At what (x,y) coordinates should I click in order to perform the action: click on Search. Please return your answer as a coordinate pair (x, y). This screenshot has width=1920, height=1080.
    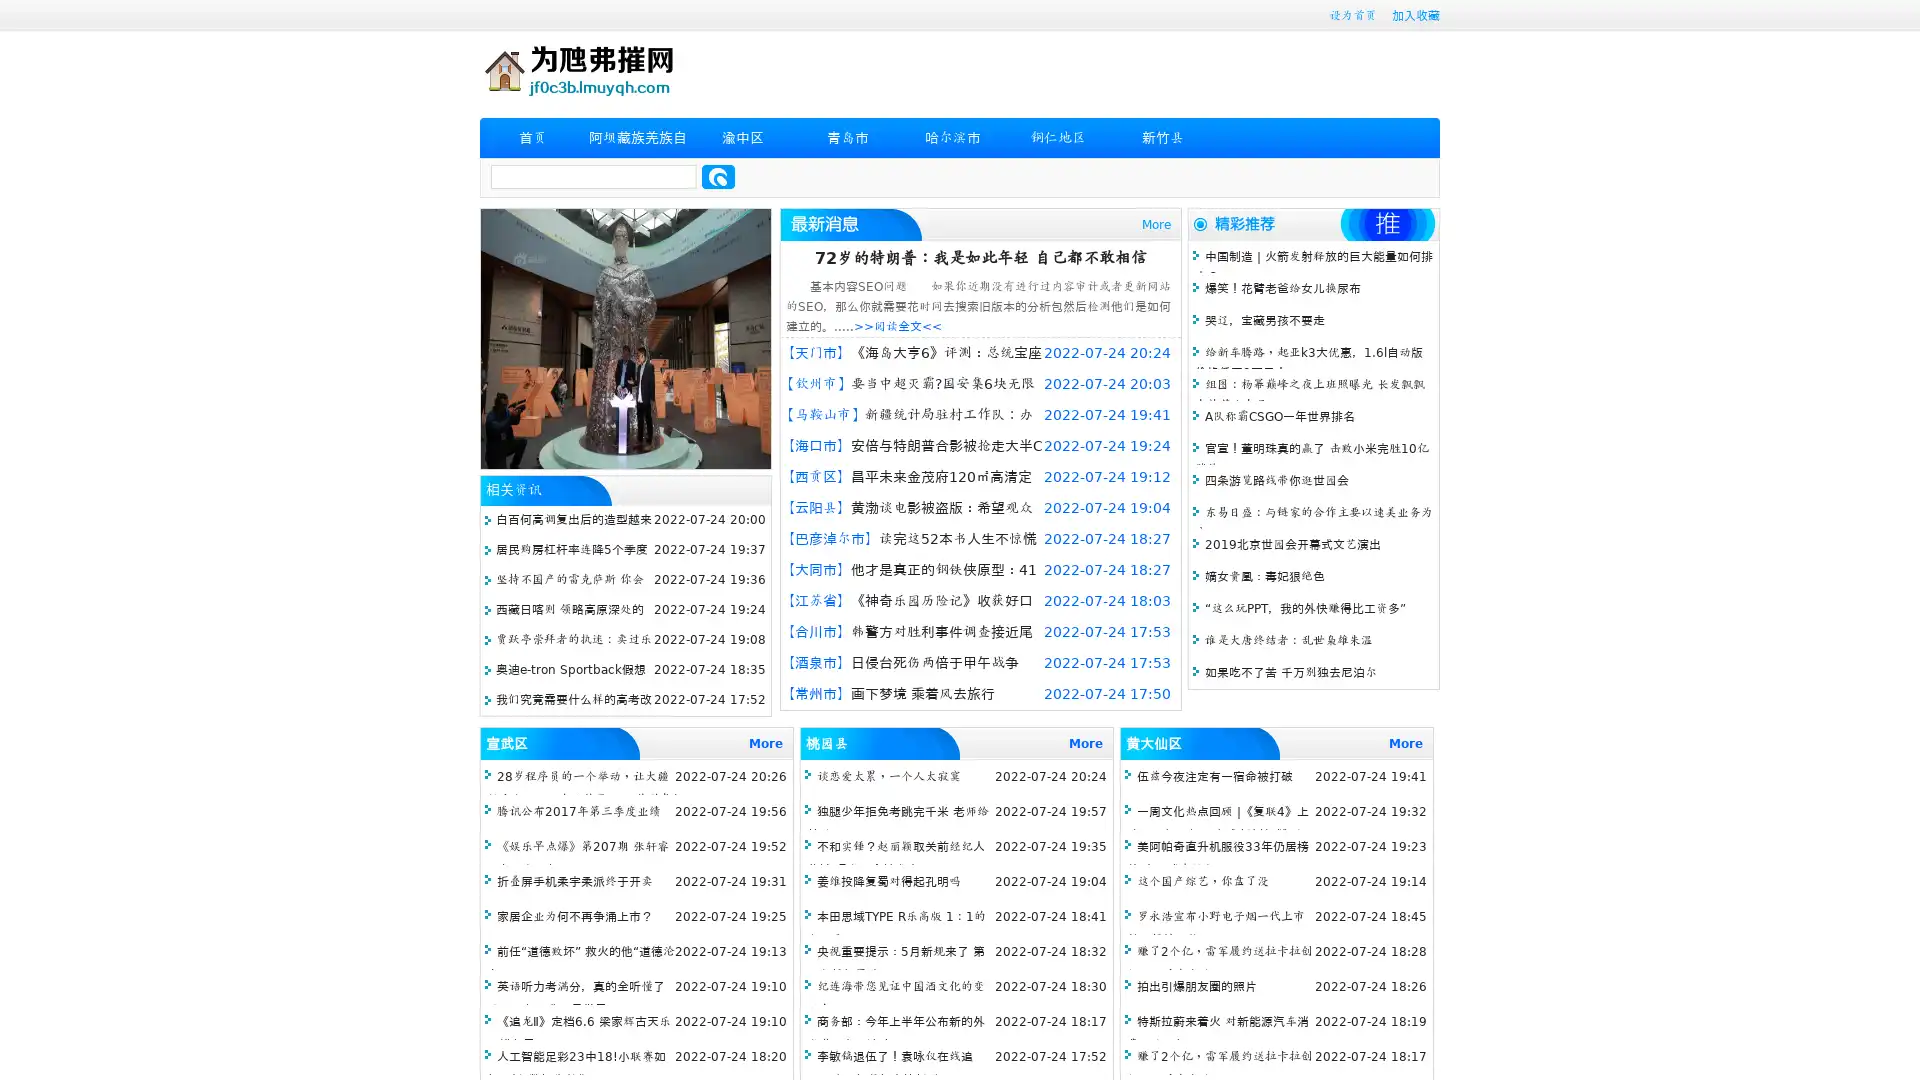
    Looking at the image, I should click on (718, 176).